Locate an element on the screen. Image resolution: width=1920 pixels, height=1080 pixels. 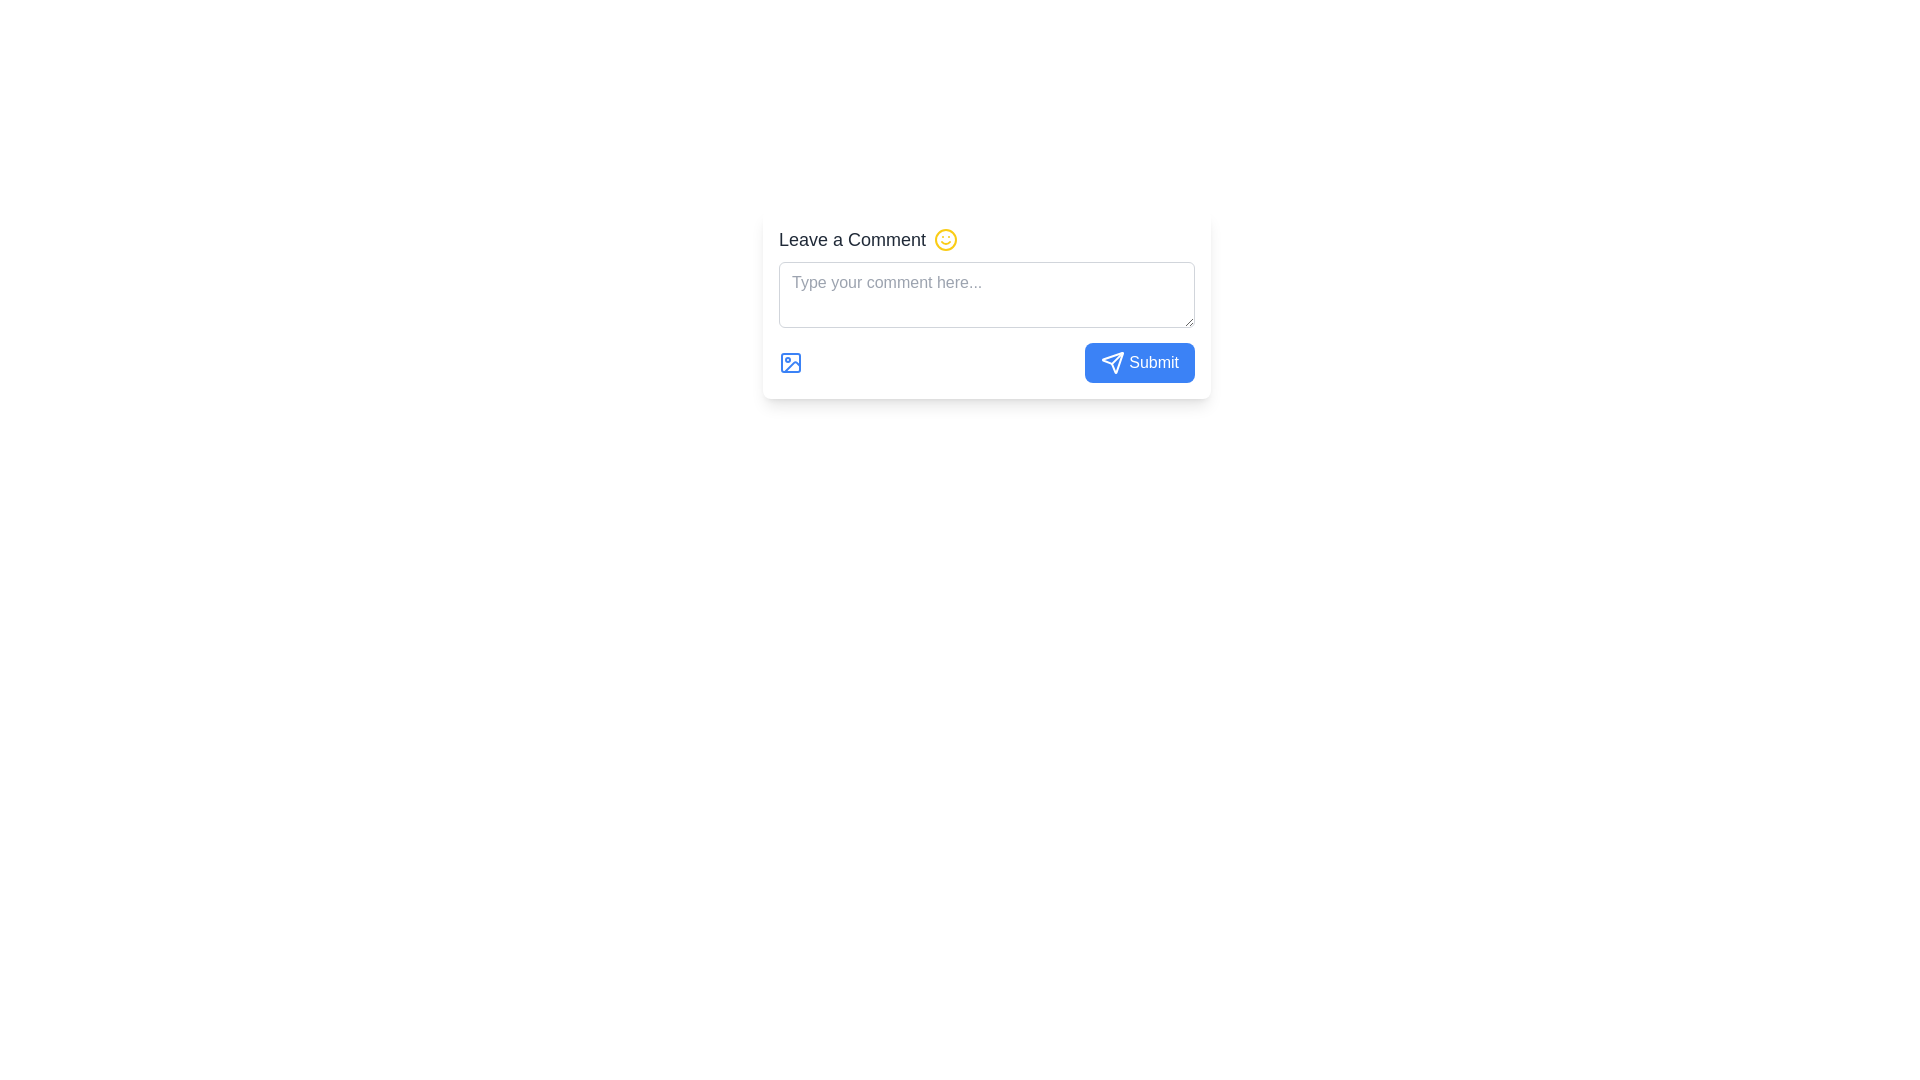
the rectangular blue 'Submit' button with white text and a paper airplane icon is located at coordinates (1140, 362).